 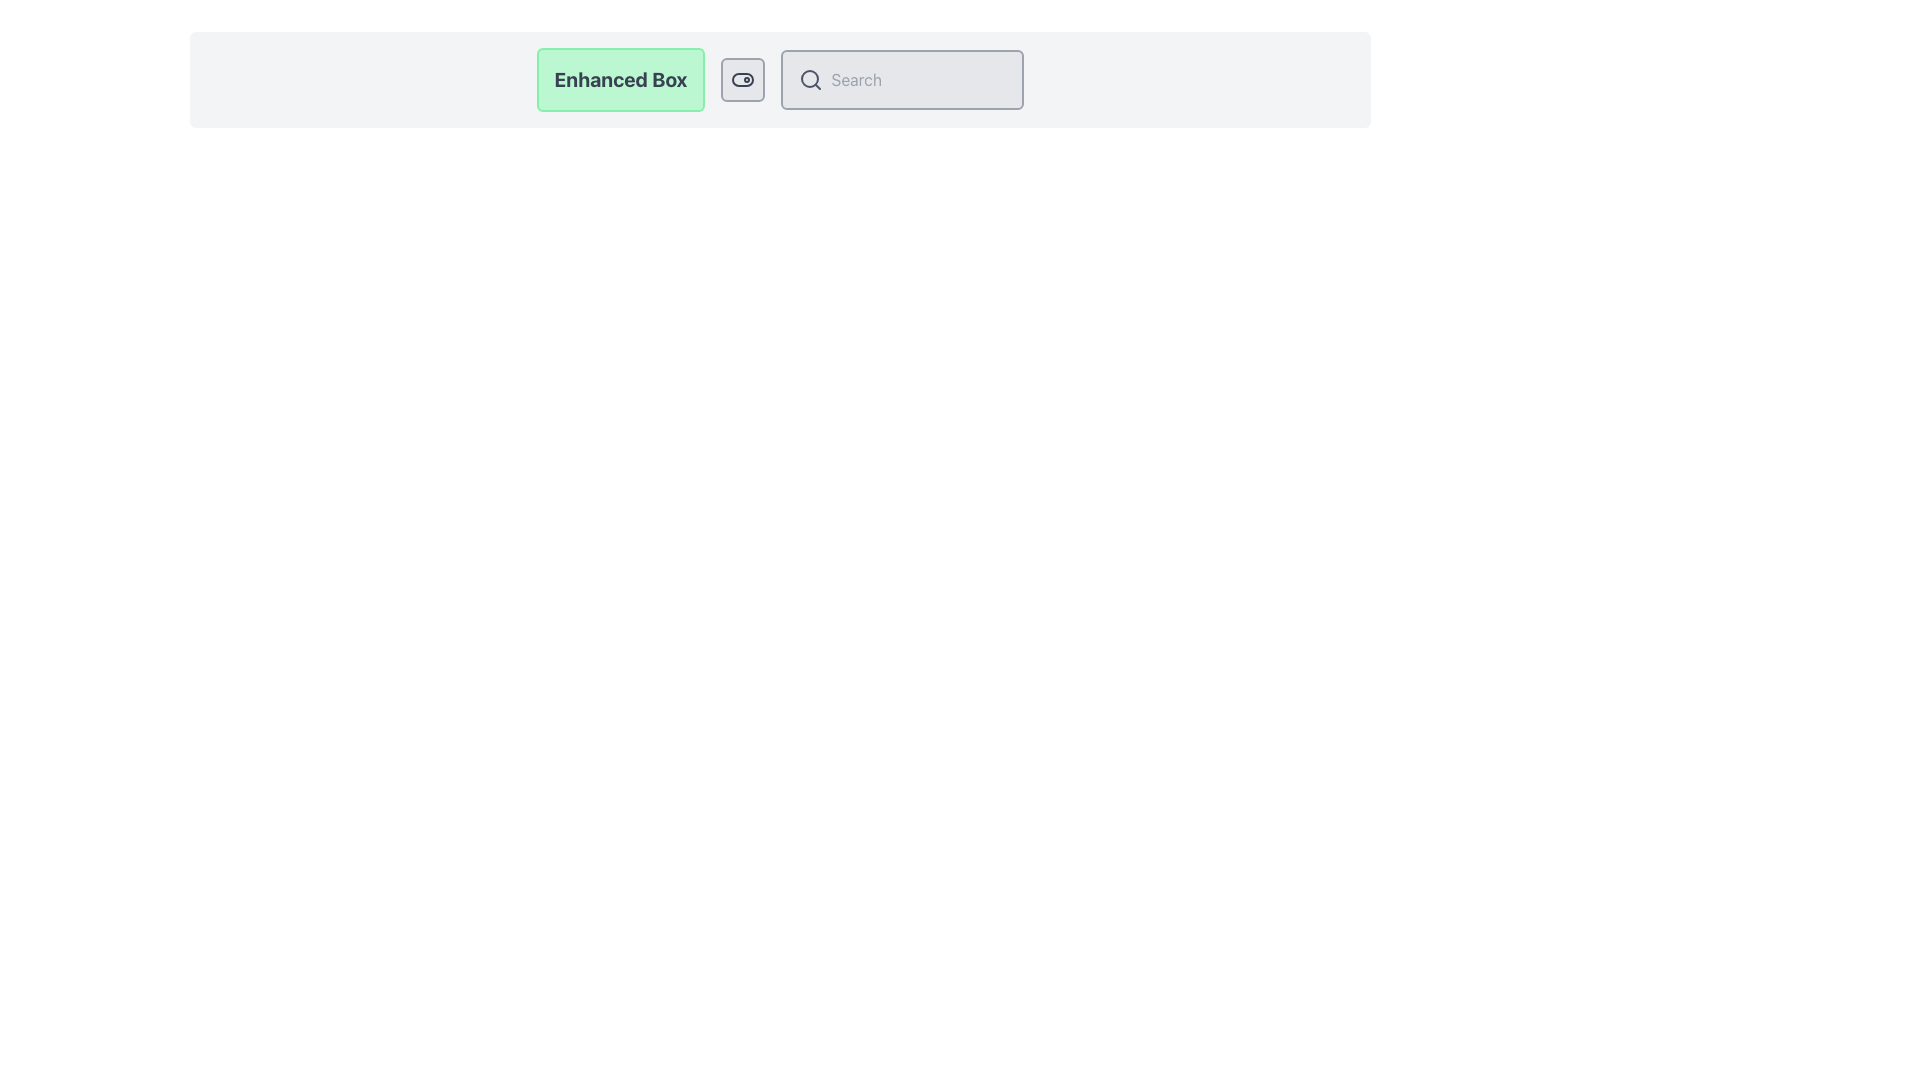 What do you see at coordinates (742, 79) in the screenshot?
I see `the background rectangle of the toggle located towards the top-right corner of the application interface, adjacent to the green 'Enhanced Box' button and the search bar` at bounding box center [742, 79].